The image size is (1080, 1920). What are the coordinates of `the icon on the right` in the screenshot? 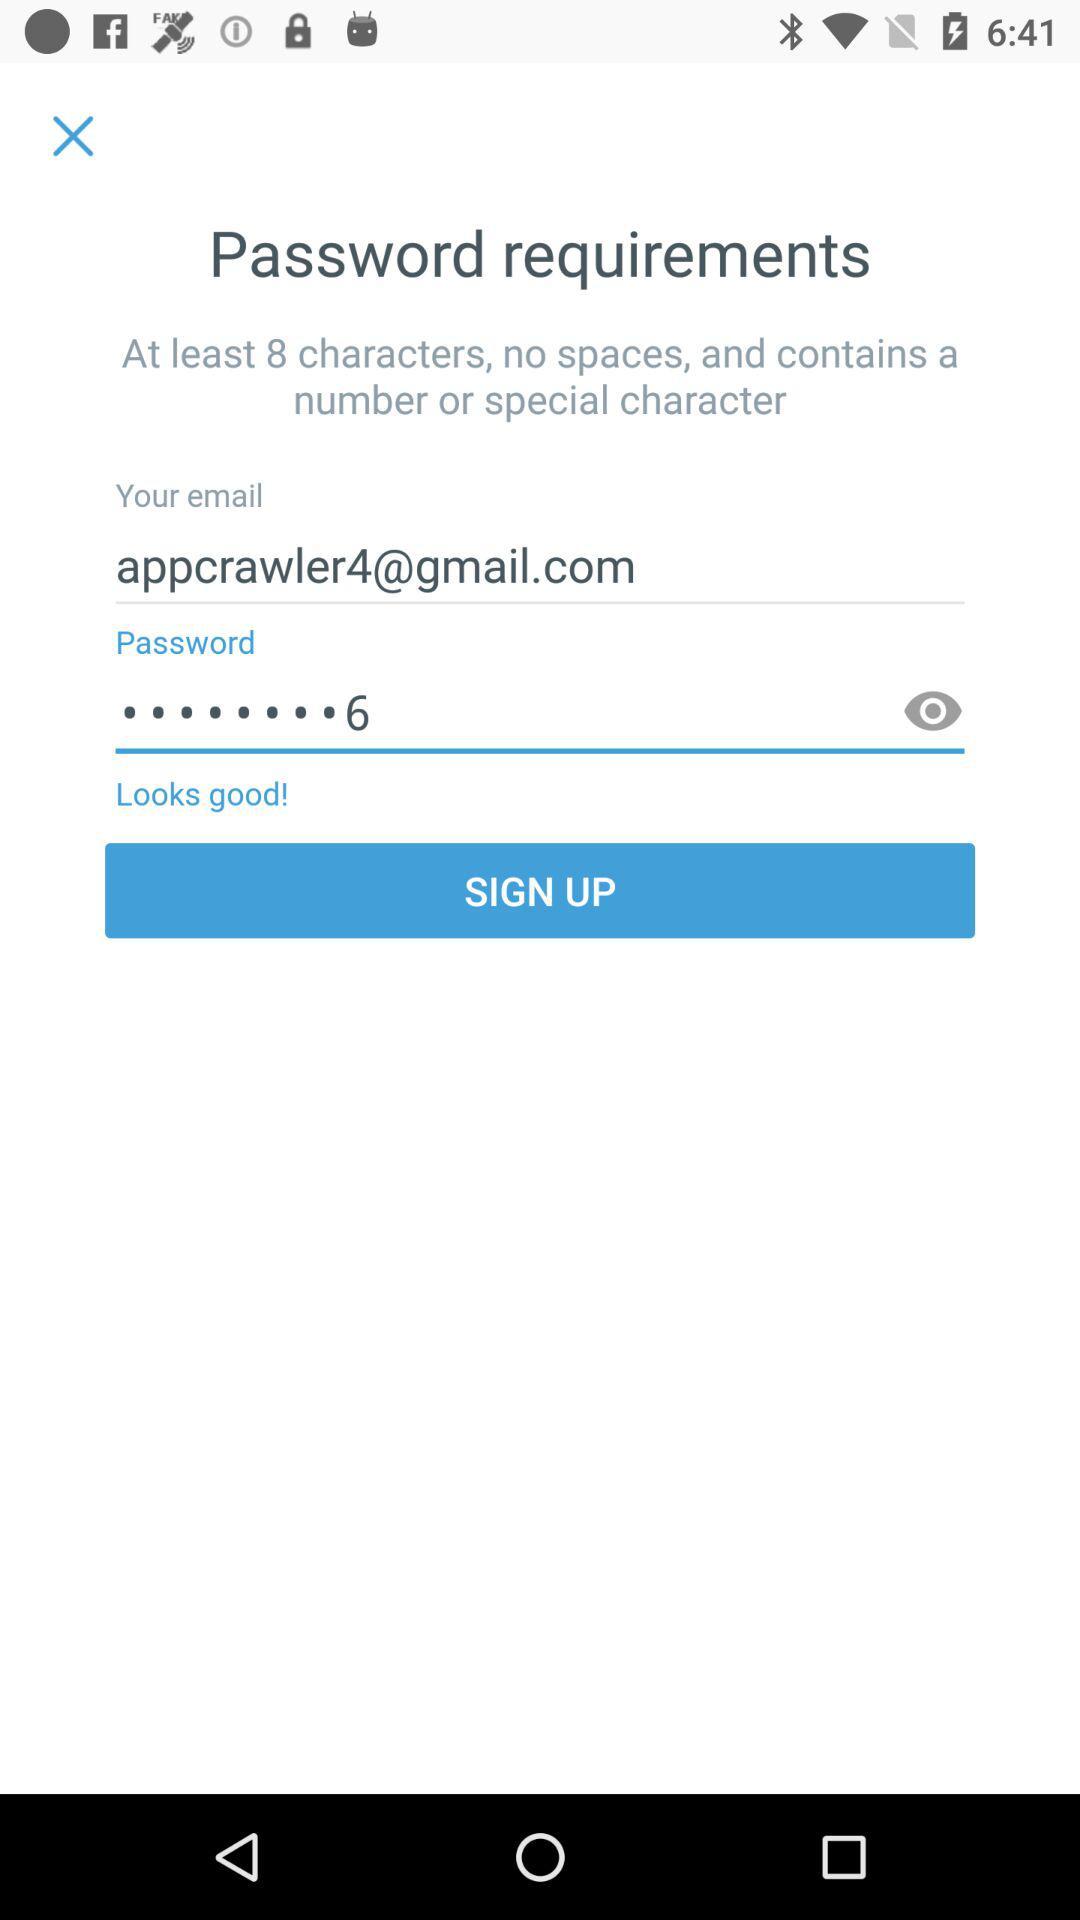 It's located at (933, 712).